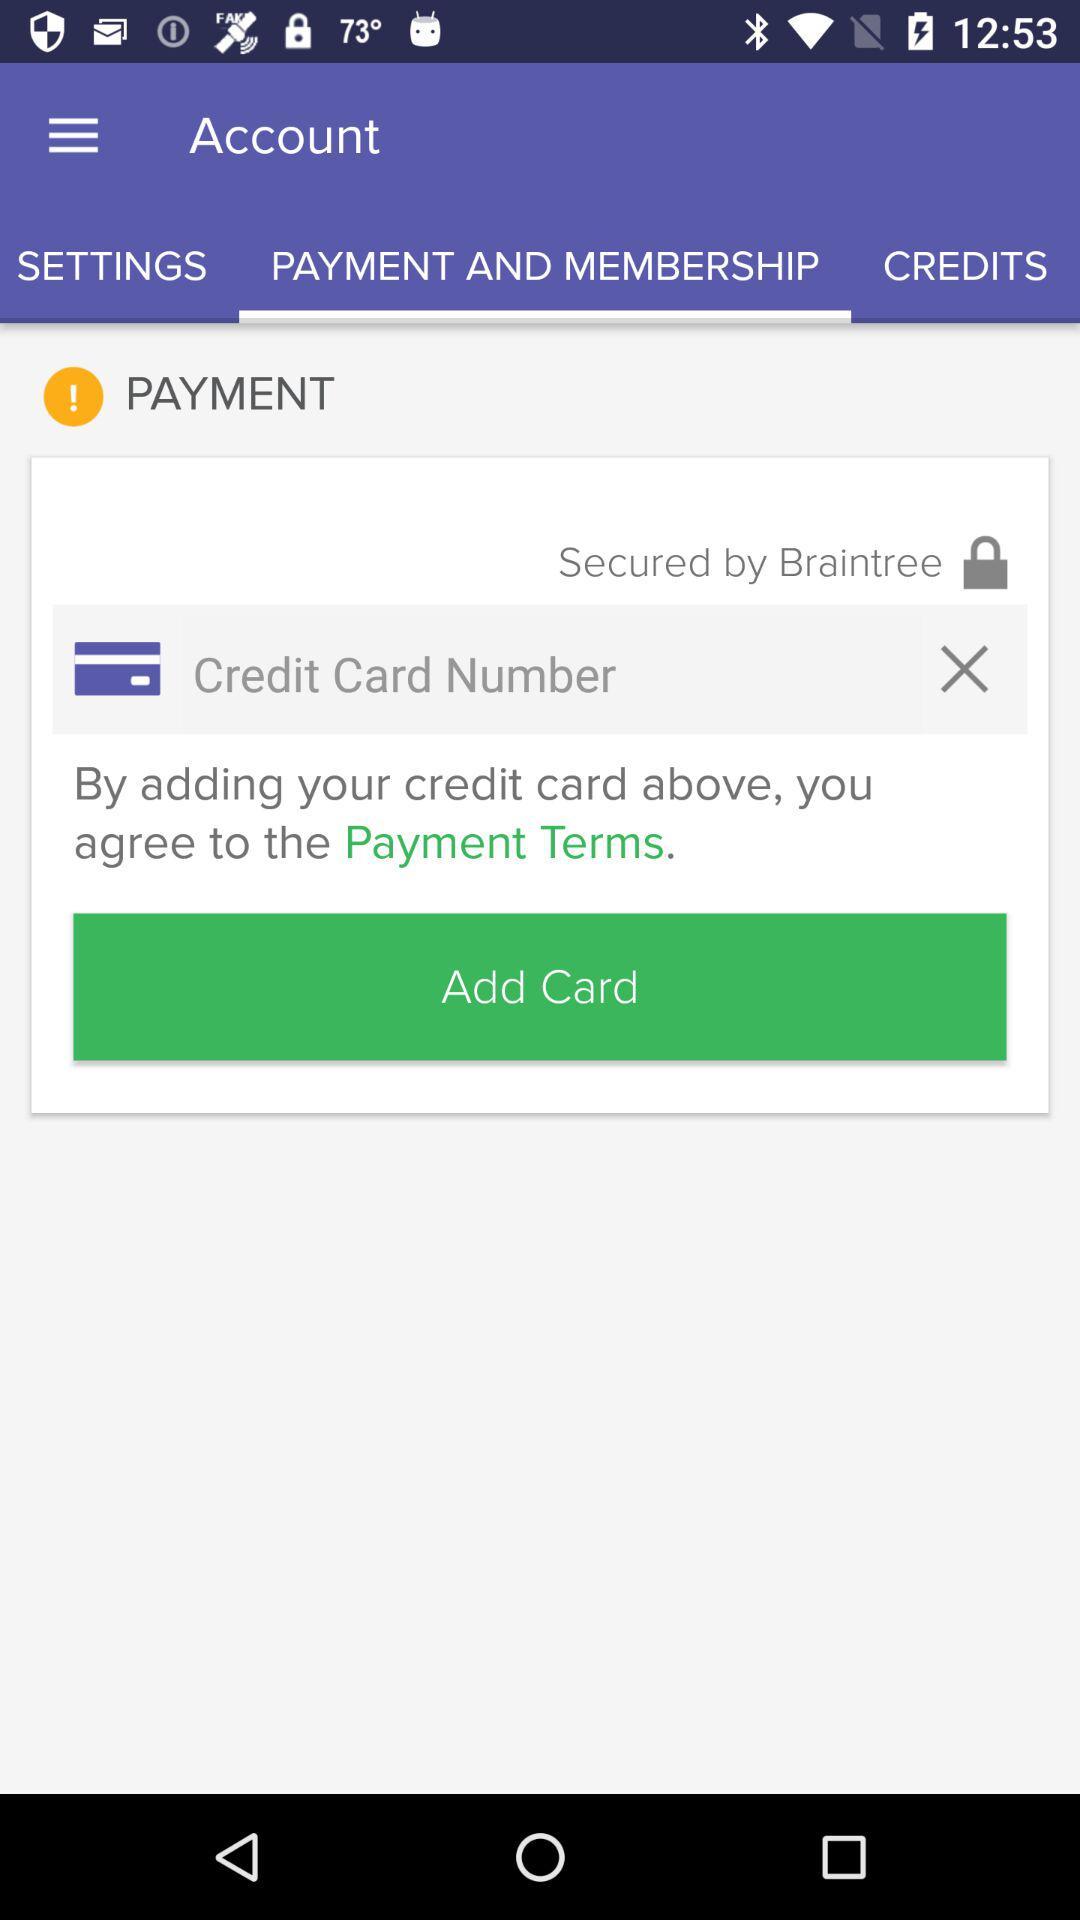 Image resolution: width=1080 pixels, height=1920 pixels. I want to click on credit card number, so click(552, 674).